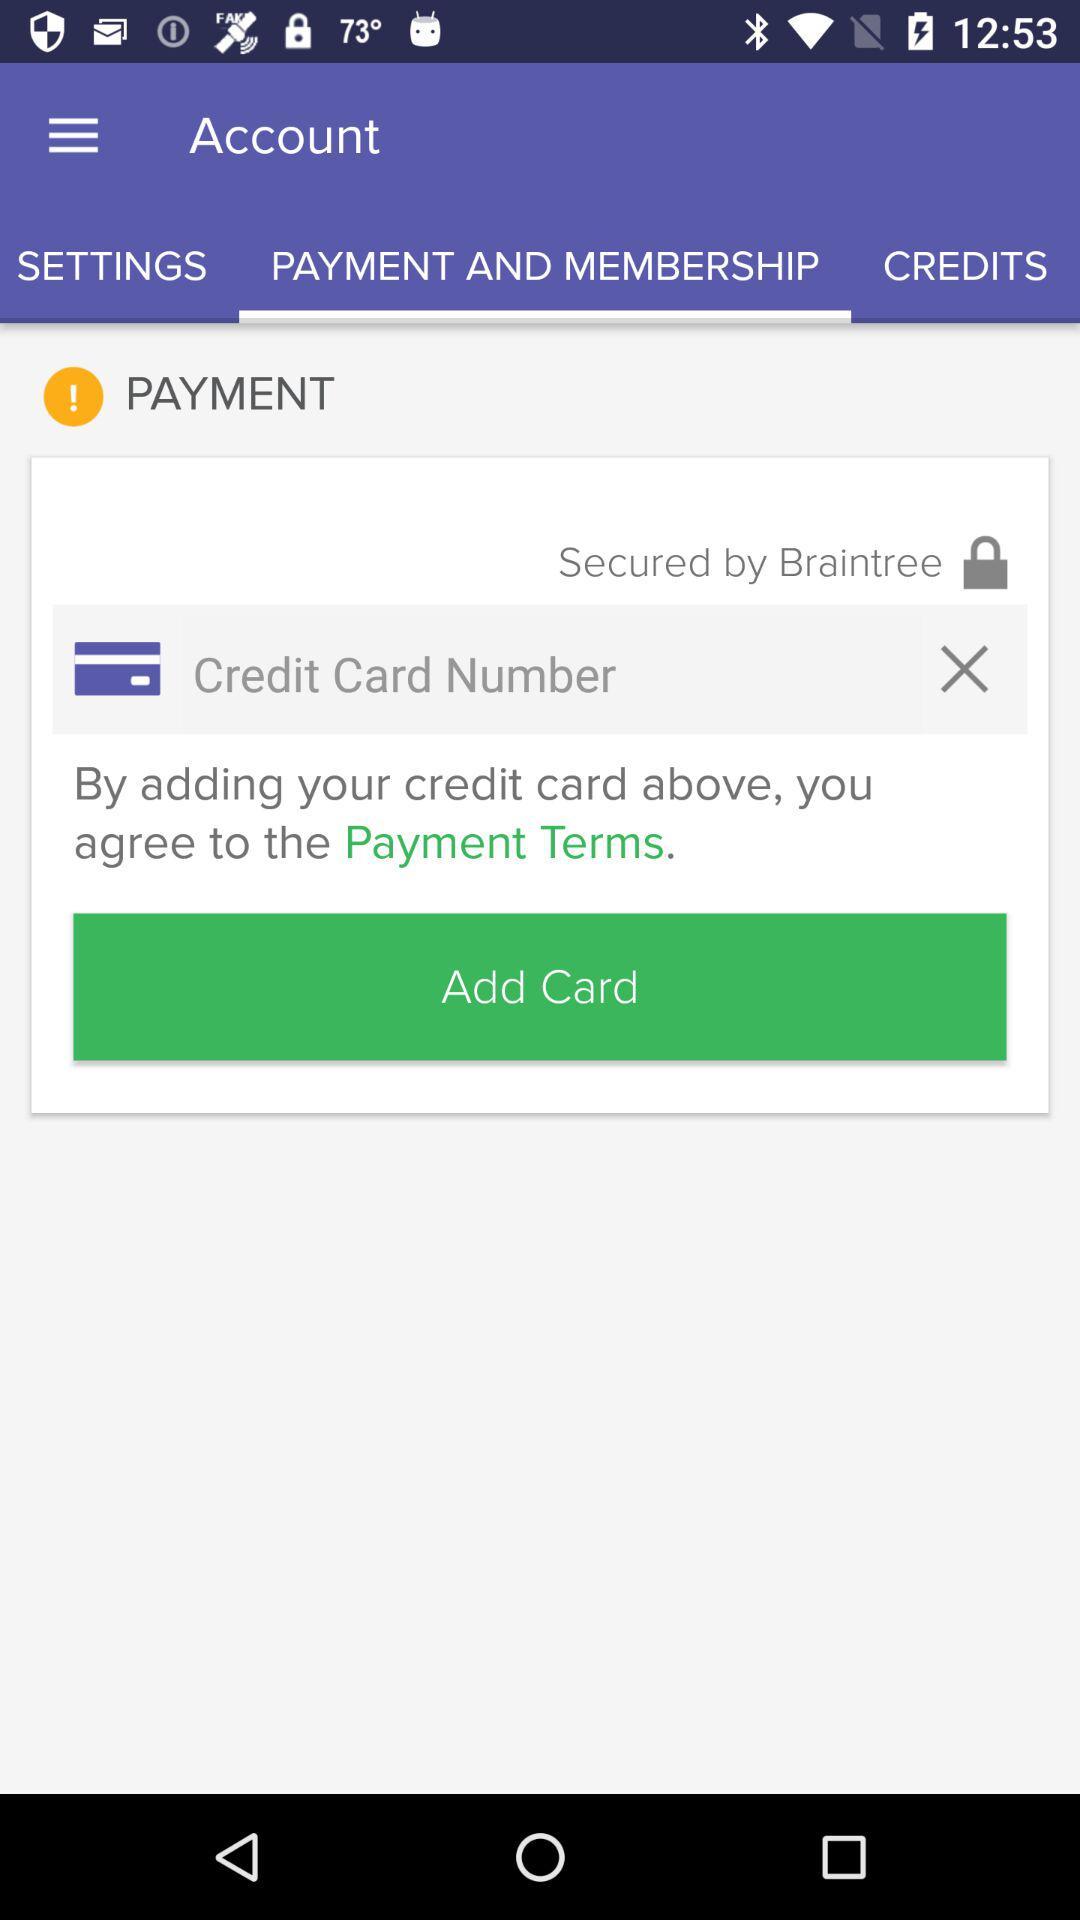 Image resolution: width=1080 pixels, height=1920 pixels. I want to click on credit card number, so click(552, 674).